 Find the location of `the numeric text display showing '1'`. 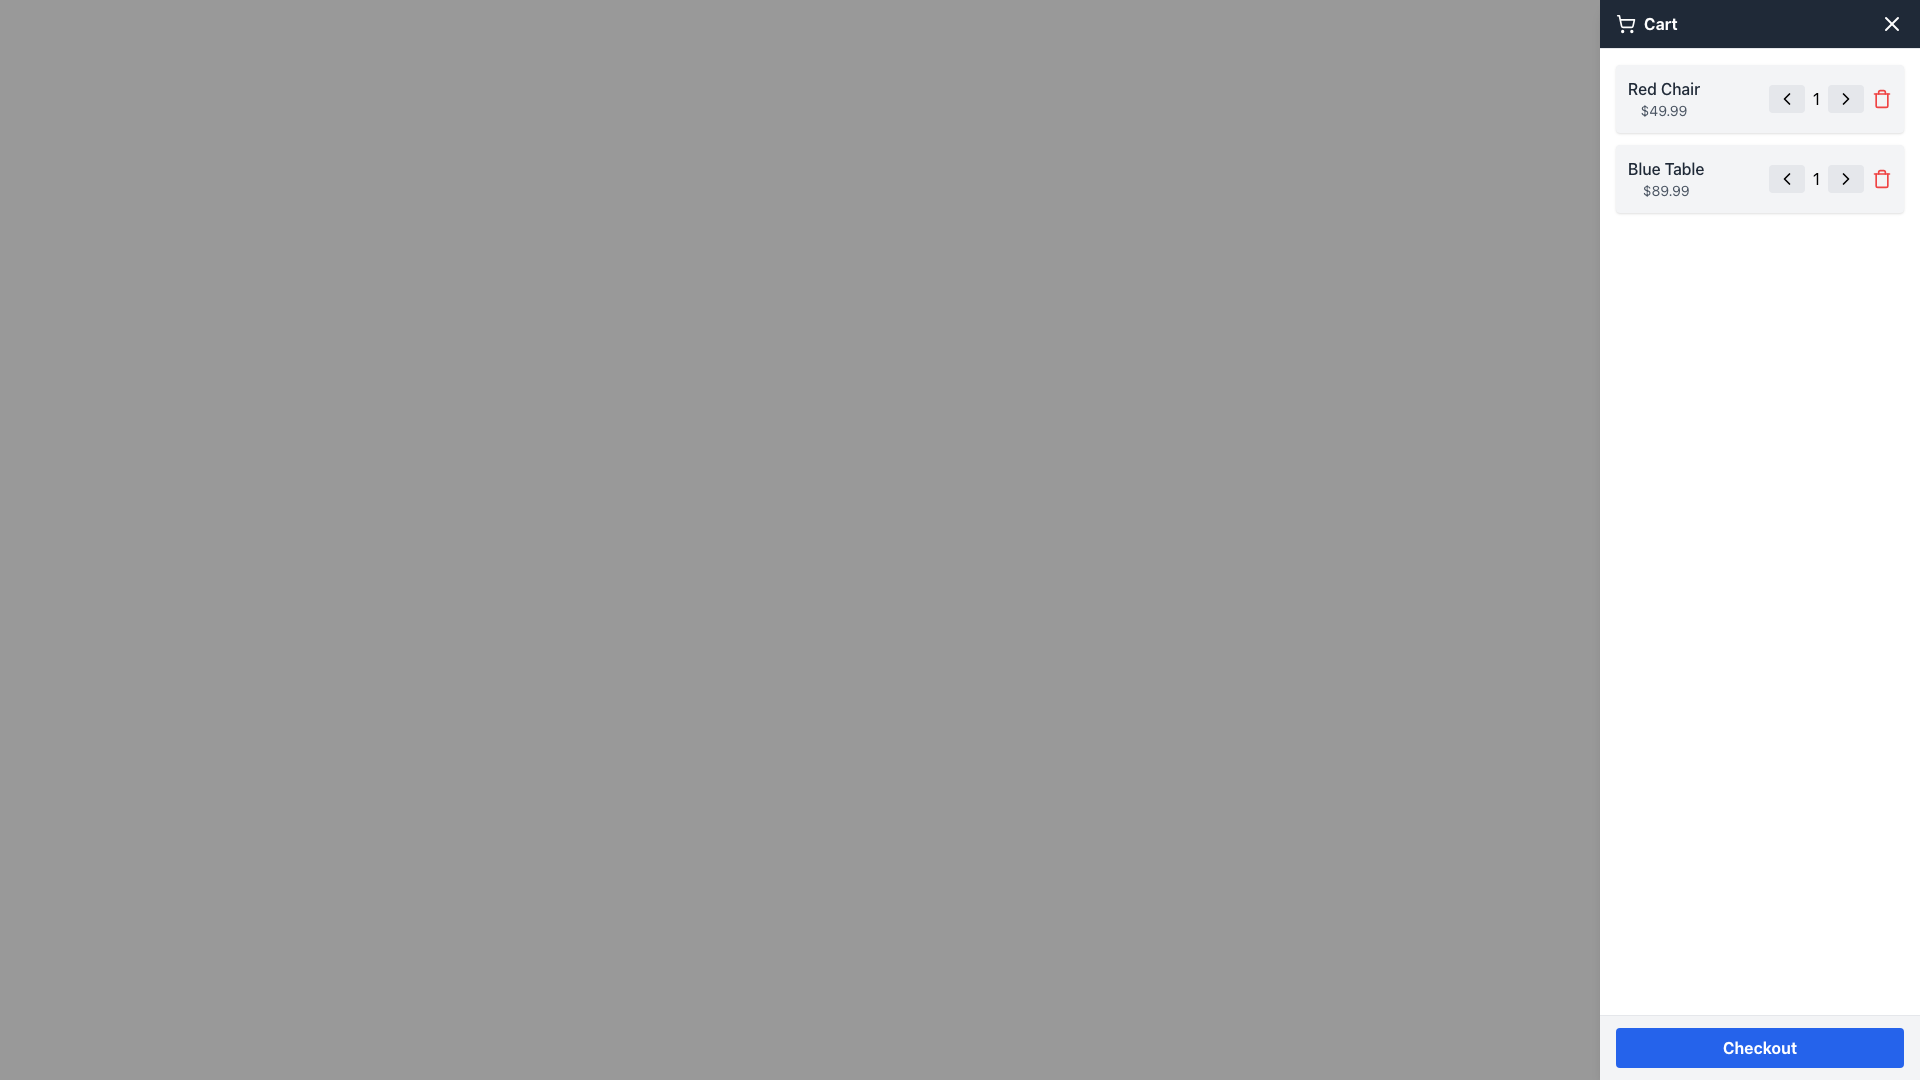

the numeric text display showing '1' is located at coordinates (1829, 99).